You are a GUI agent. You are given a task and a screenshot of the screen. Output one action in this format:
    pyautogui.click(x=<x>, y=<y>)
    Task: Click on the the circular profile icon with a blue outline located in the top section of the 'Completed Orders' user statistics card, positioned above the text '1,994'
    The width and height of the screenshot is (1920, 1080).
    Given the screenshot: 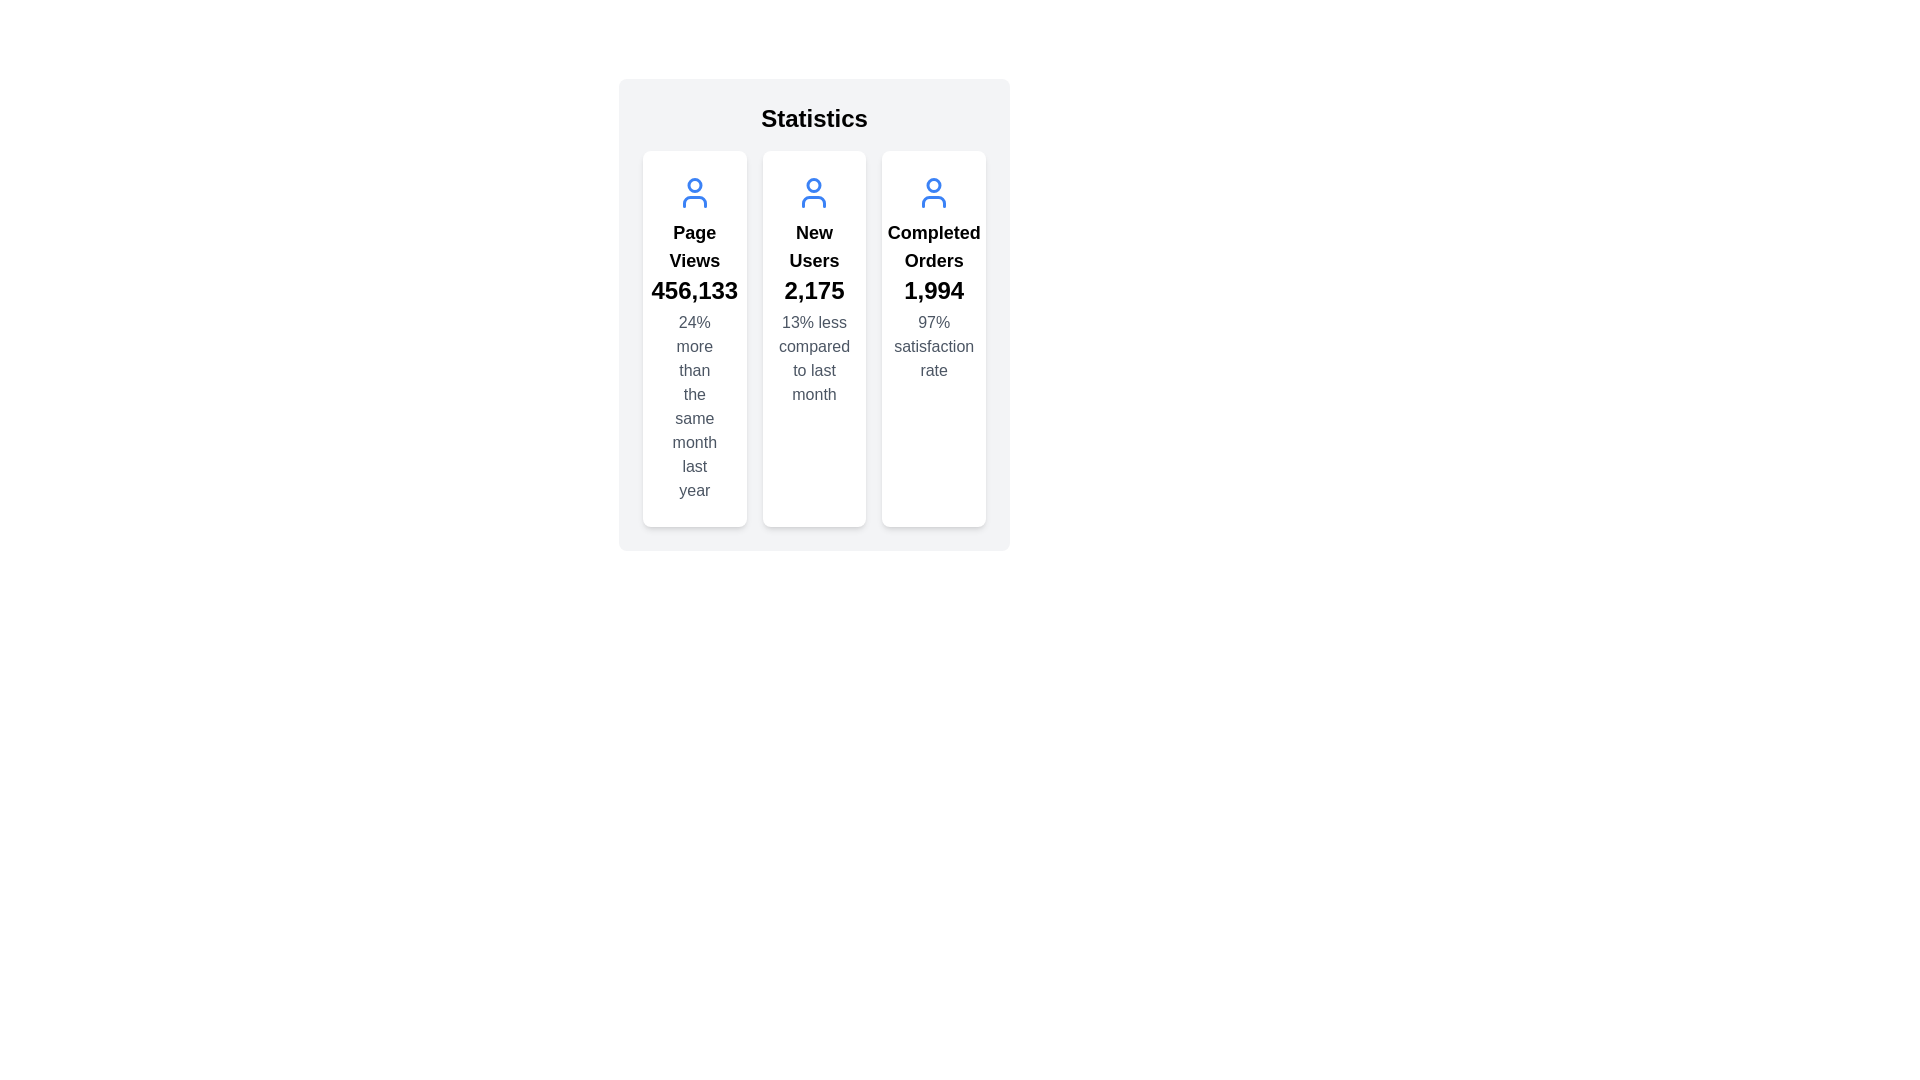 What is the action you would take?
    pyautogui.click(x=933, y=185)
    